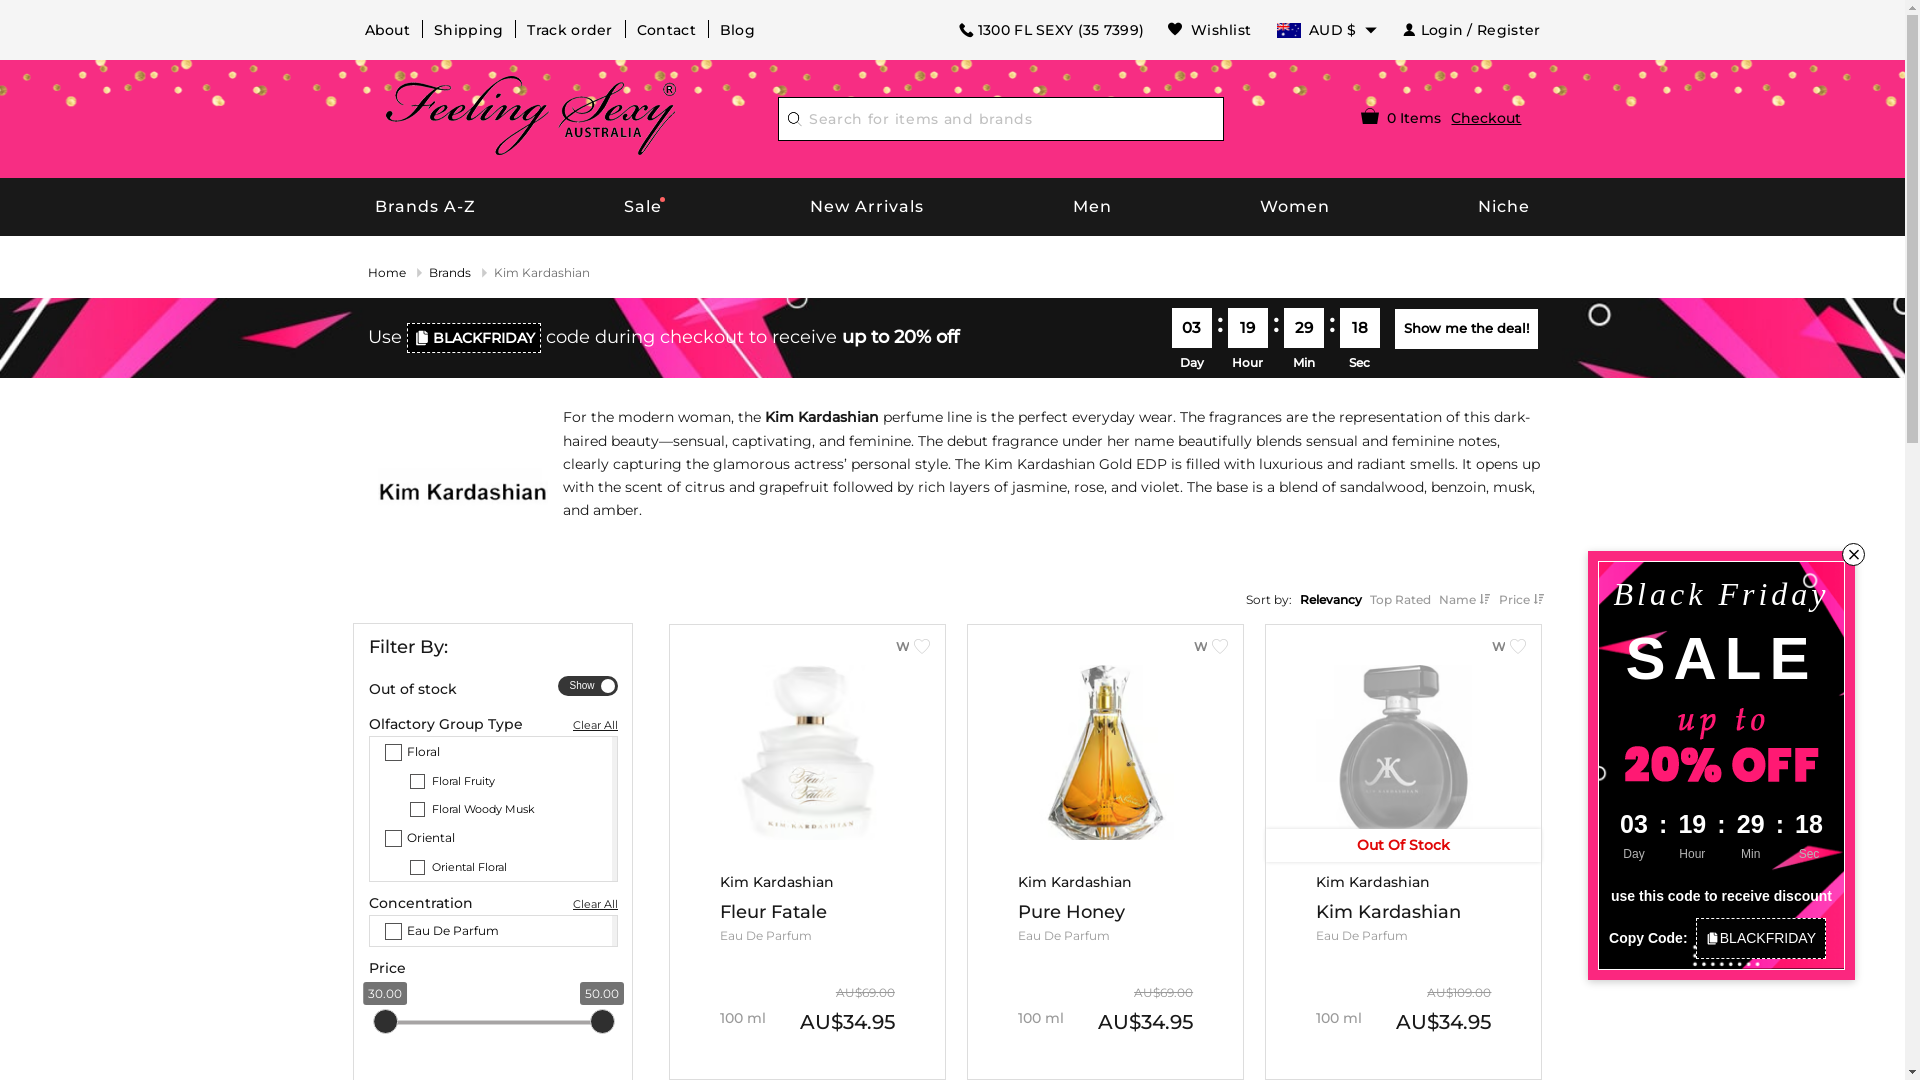  Describe the element at coordinates (1261, 30) in the screenshot. I see `'AUD $'` at that location.